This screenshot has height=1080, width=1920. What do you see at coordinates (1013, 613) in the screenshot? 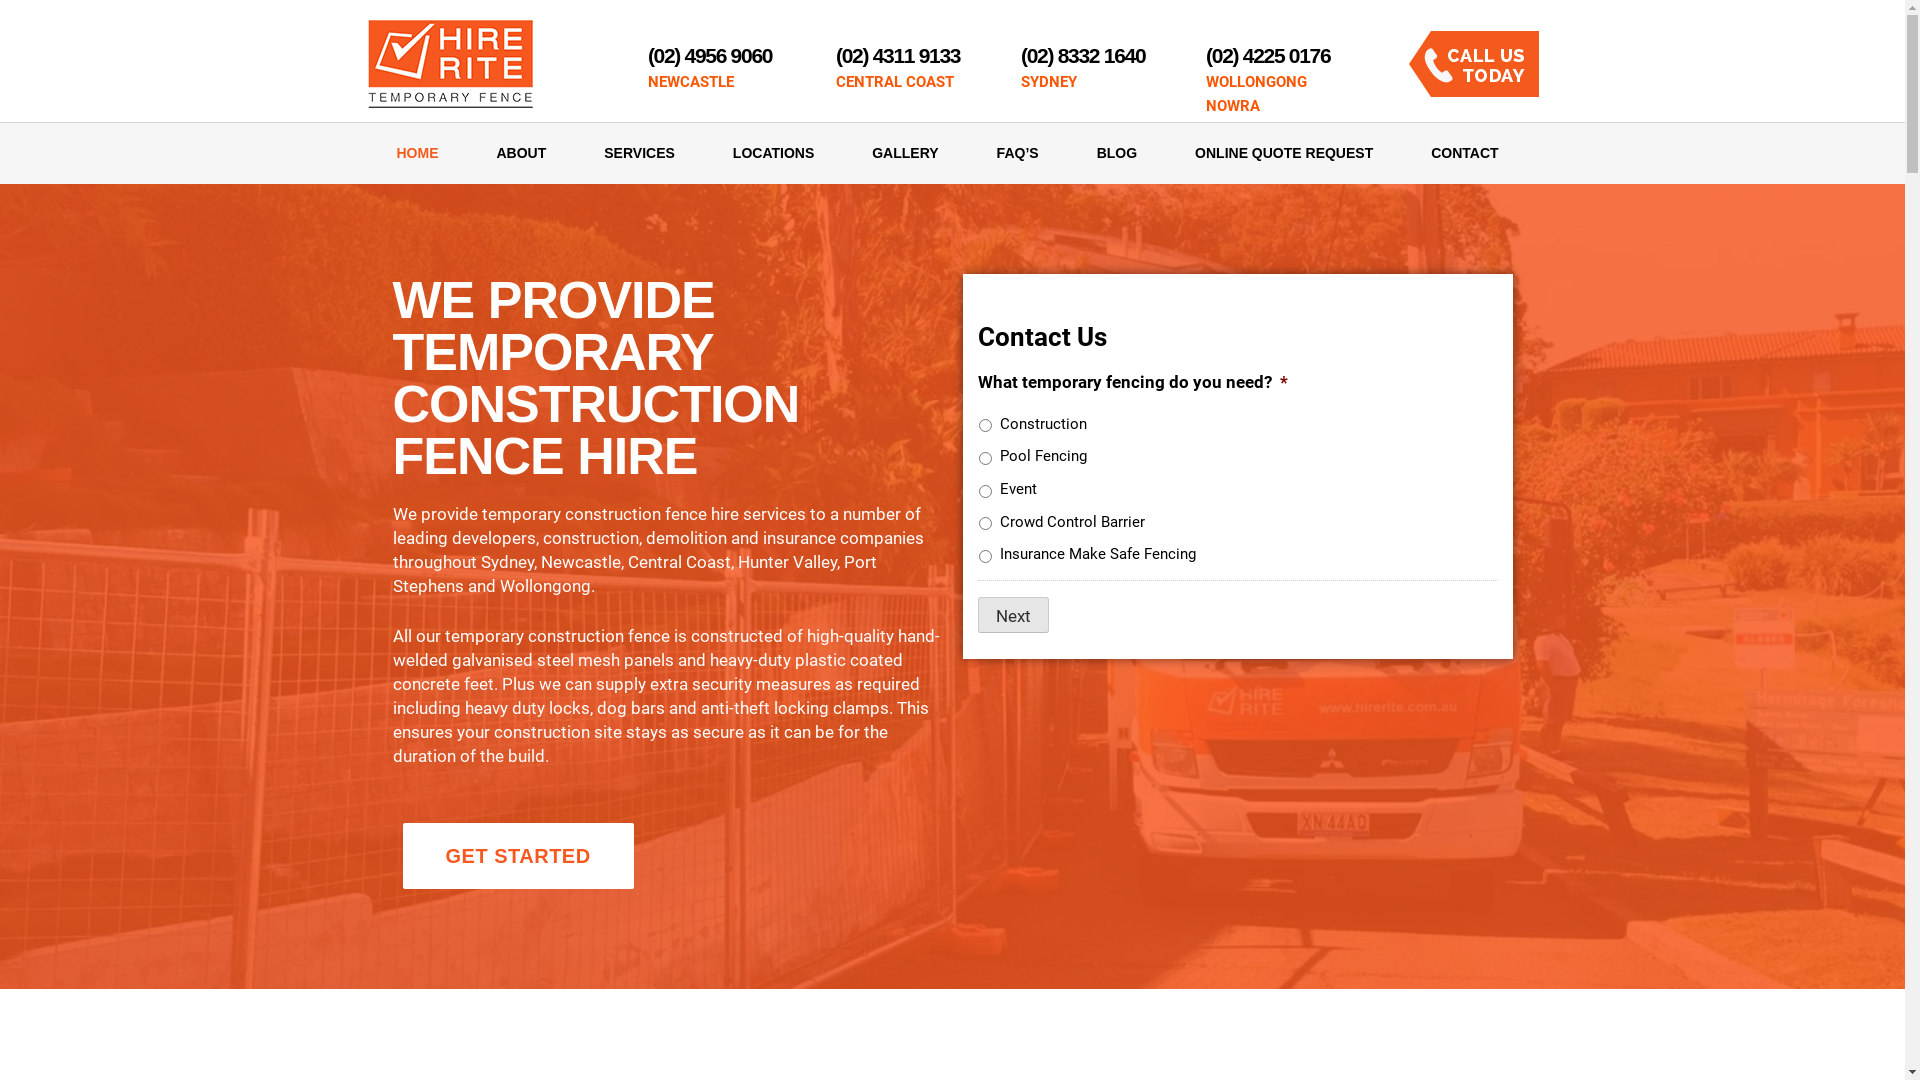
I see `'Next'` at bounding box center [1013, 613].